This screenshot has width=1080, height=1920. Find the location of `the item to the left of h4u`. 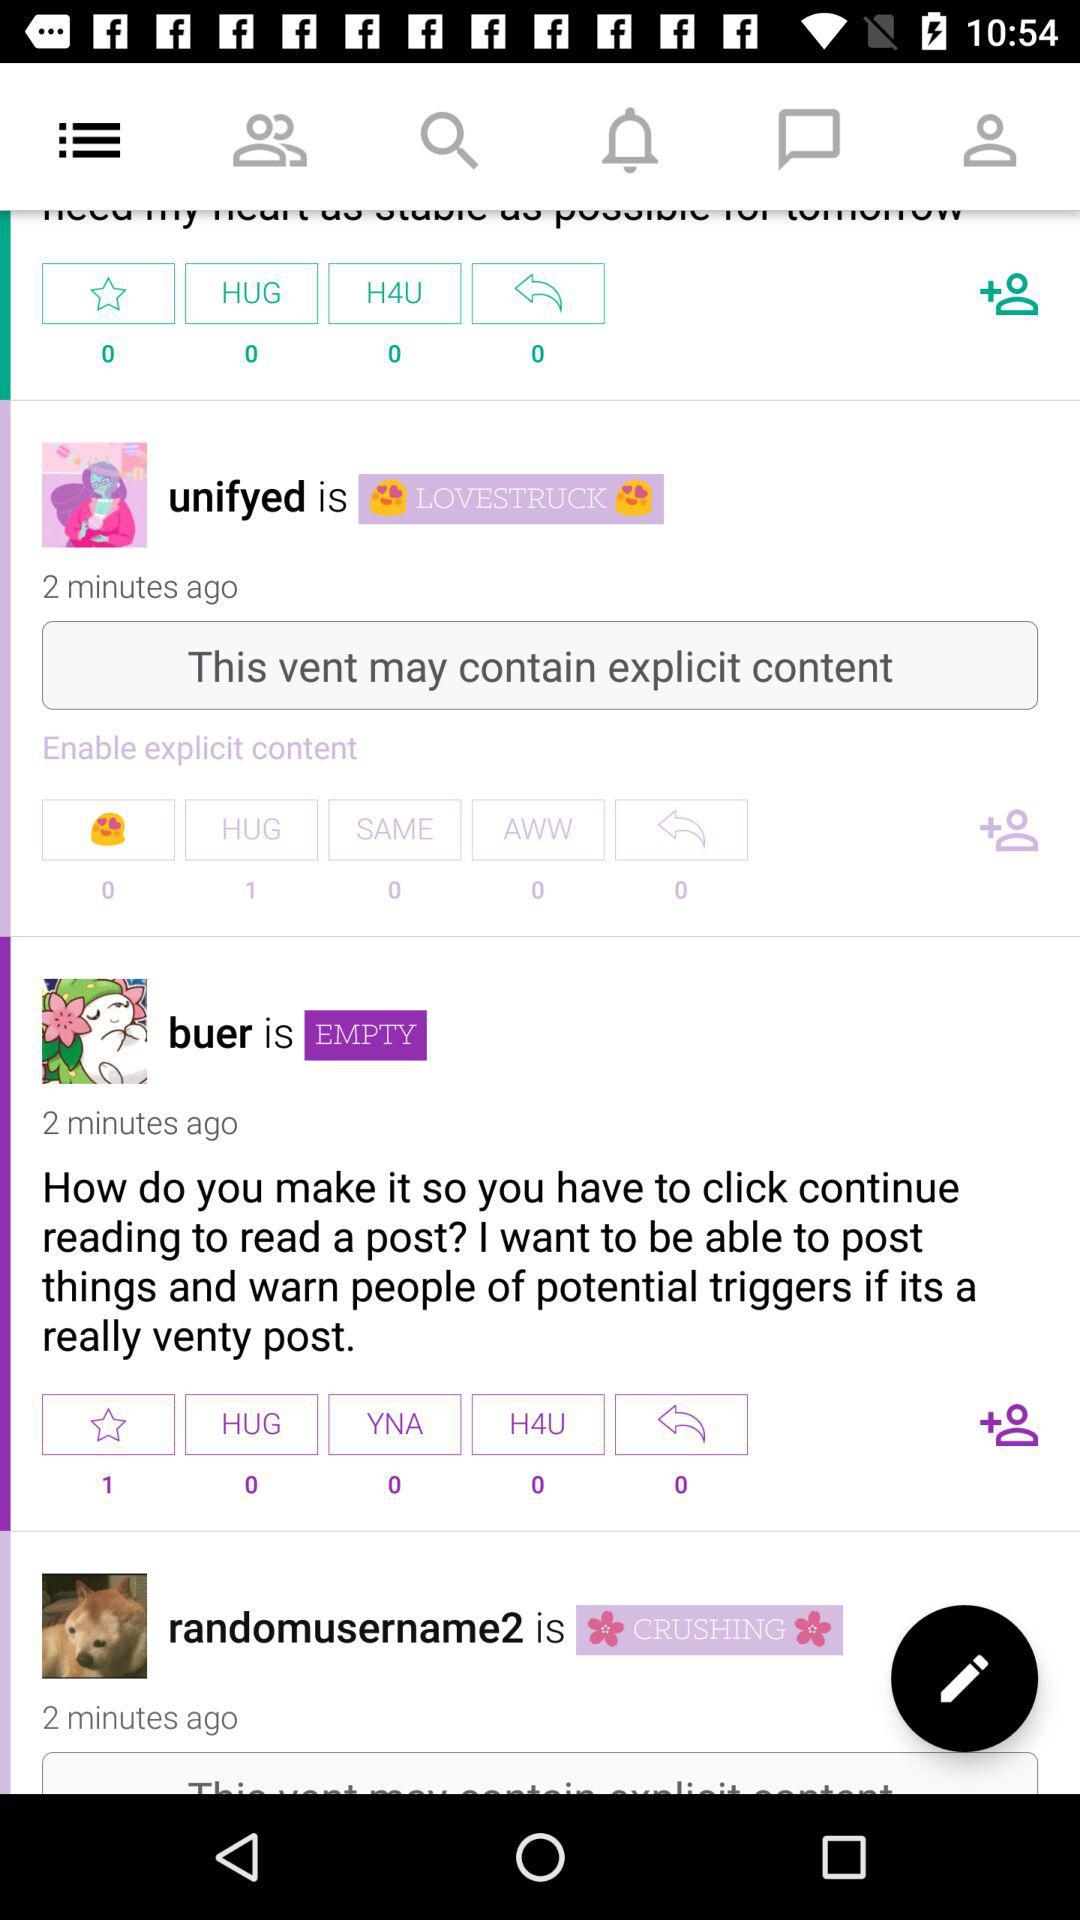

the item to the left of h4u is located at coordinates (394, 1423).